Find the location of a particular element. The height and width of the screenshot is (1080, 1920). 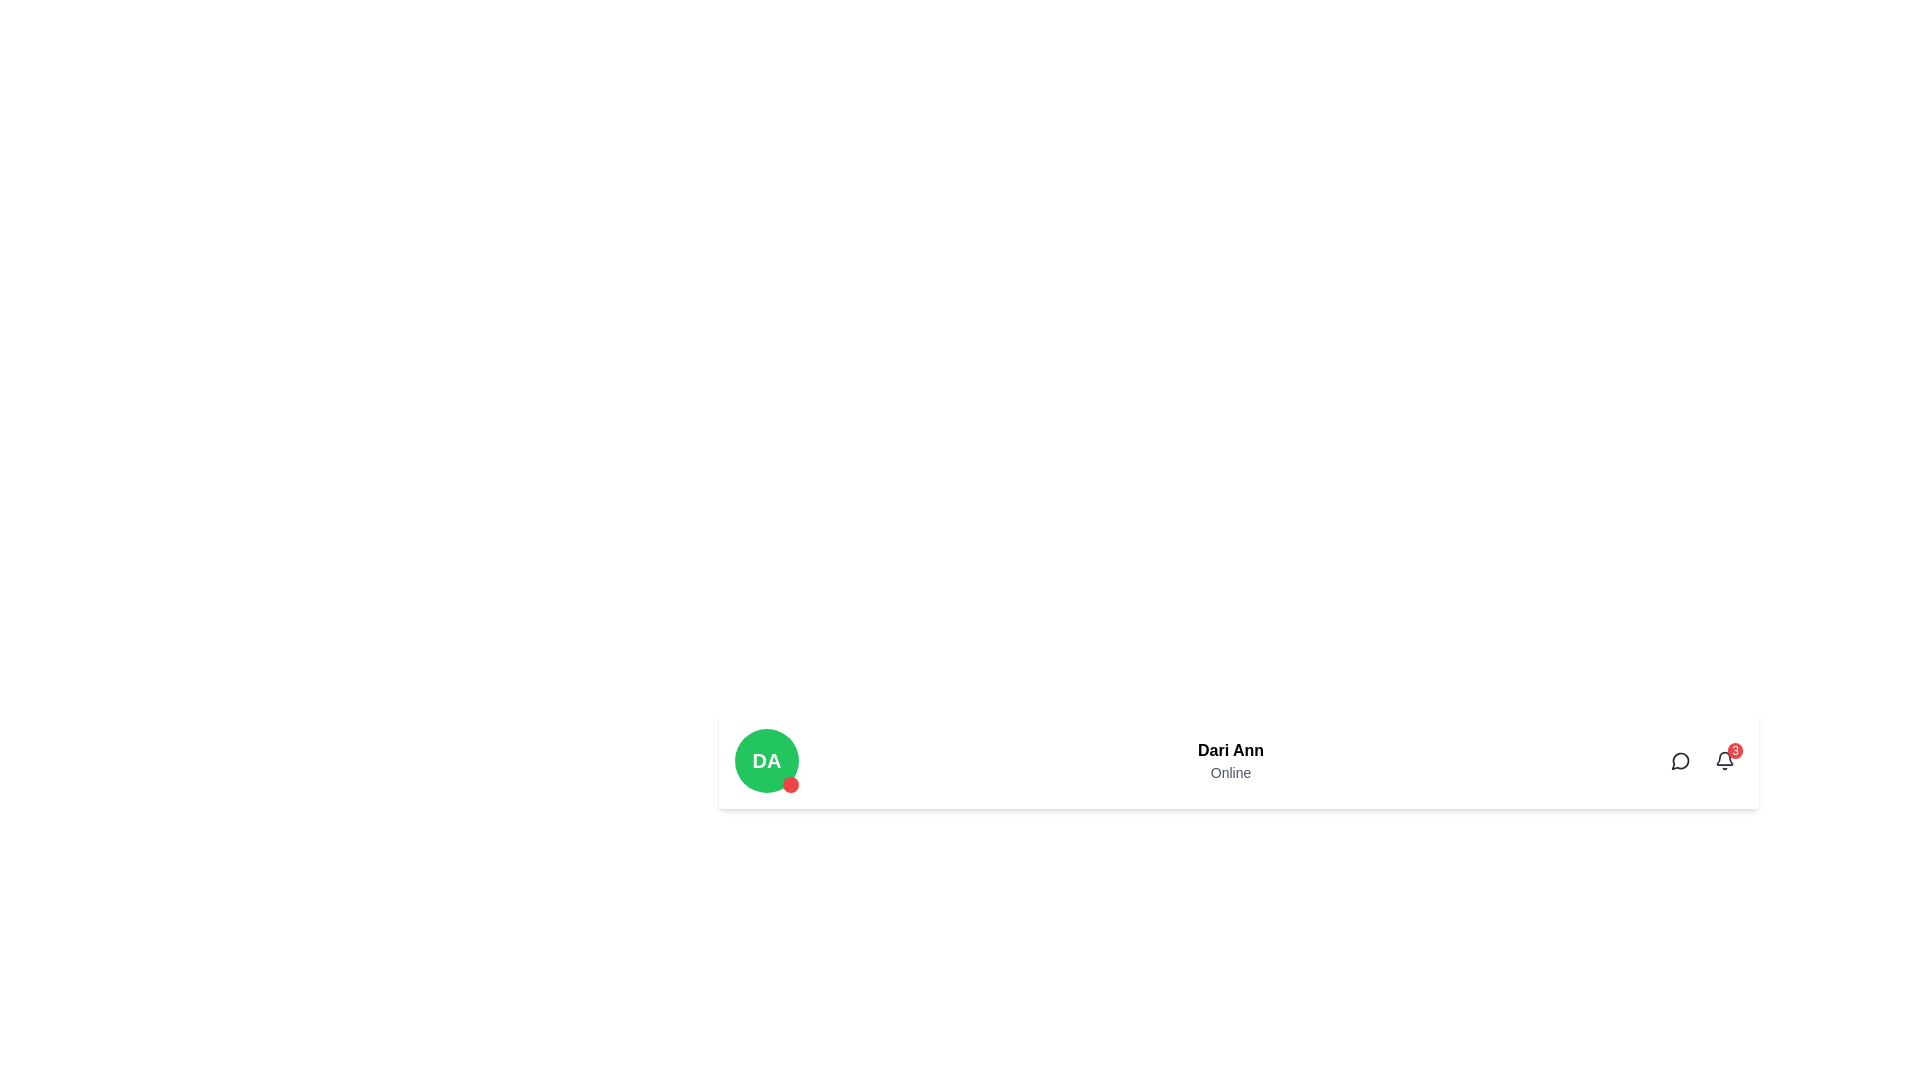

the red circular notification badge with the white number '3' at the top-right corner of the navigation bar is located at coordinates (1734, 751).